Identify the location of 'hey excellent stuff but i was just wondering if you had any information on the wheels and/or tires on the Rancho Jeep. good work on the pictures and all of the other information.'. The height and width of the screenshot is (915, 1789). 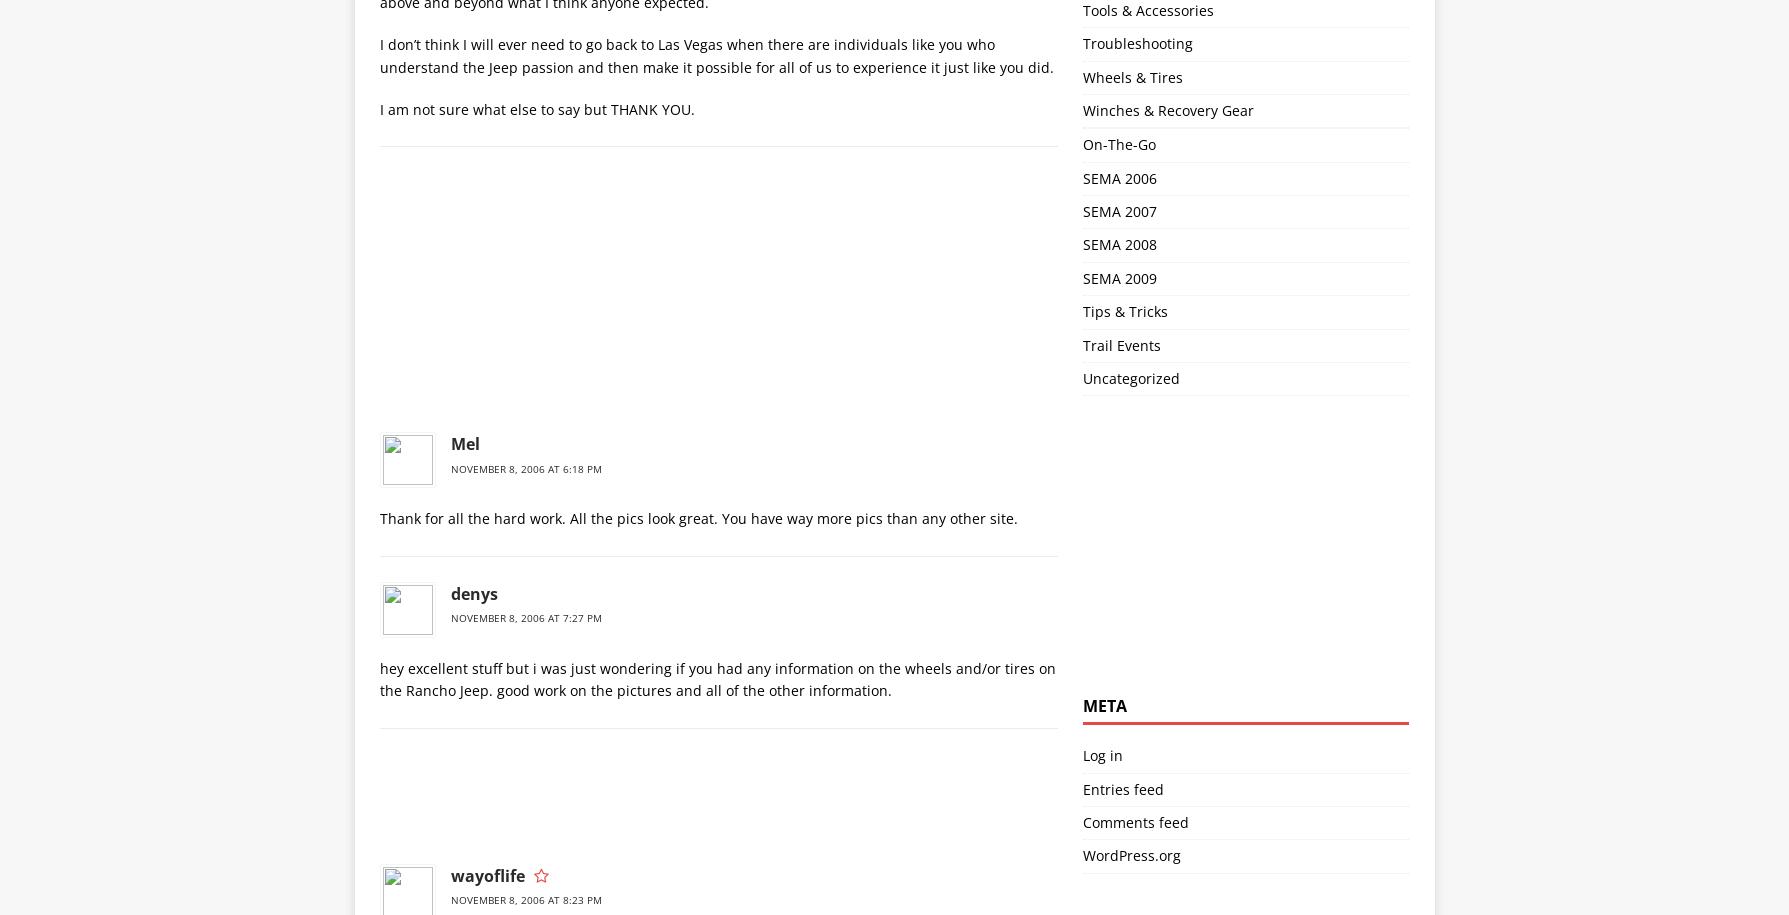
(378, 678).